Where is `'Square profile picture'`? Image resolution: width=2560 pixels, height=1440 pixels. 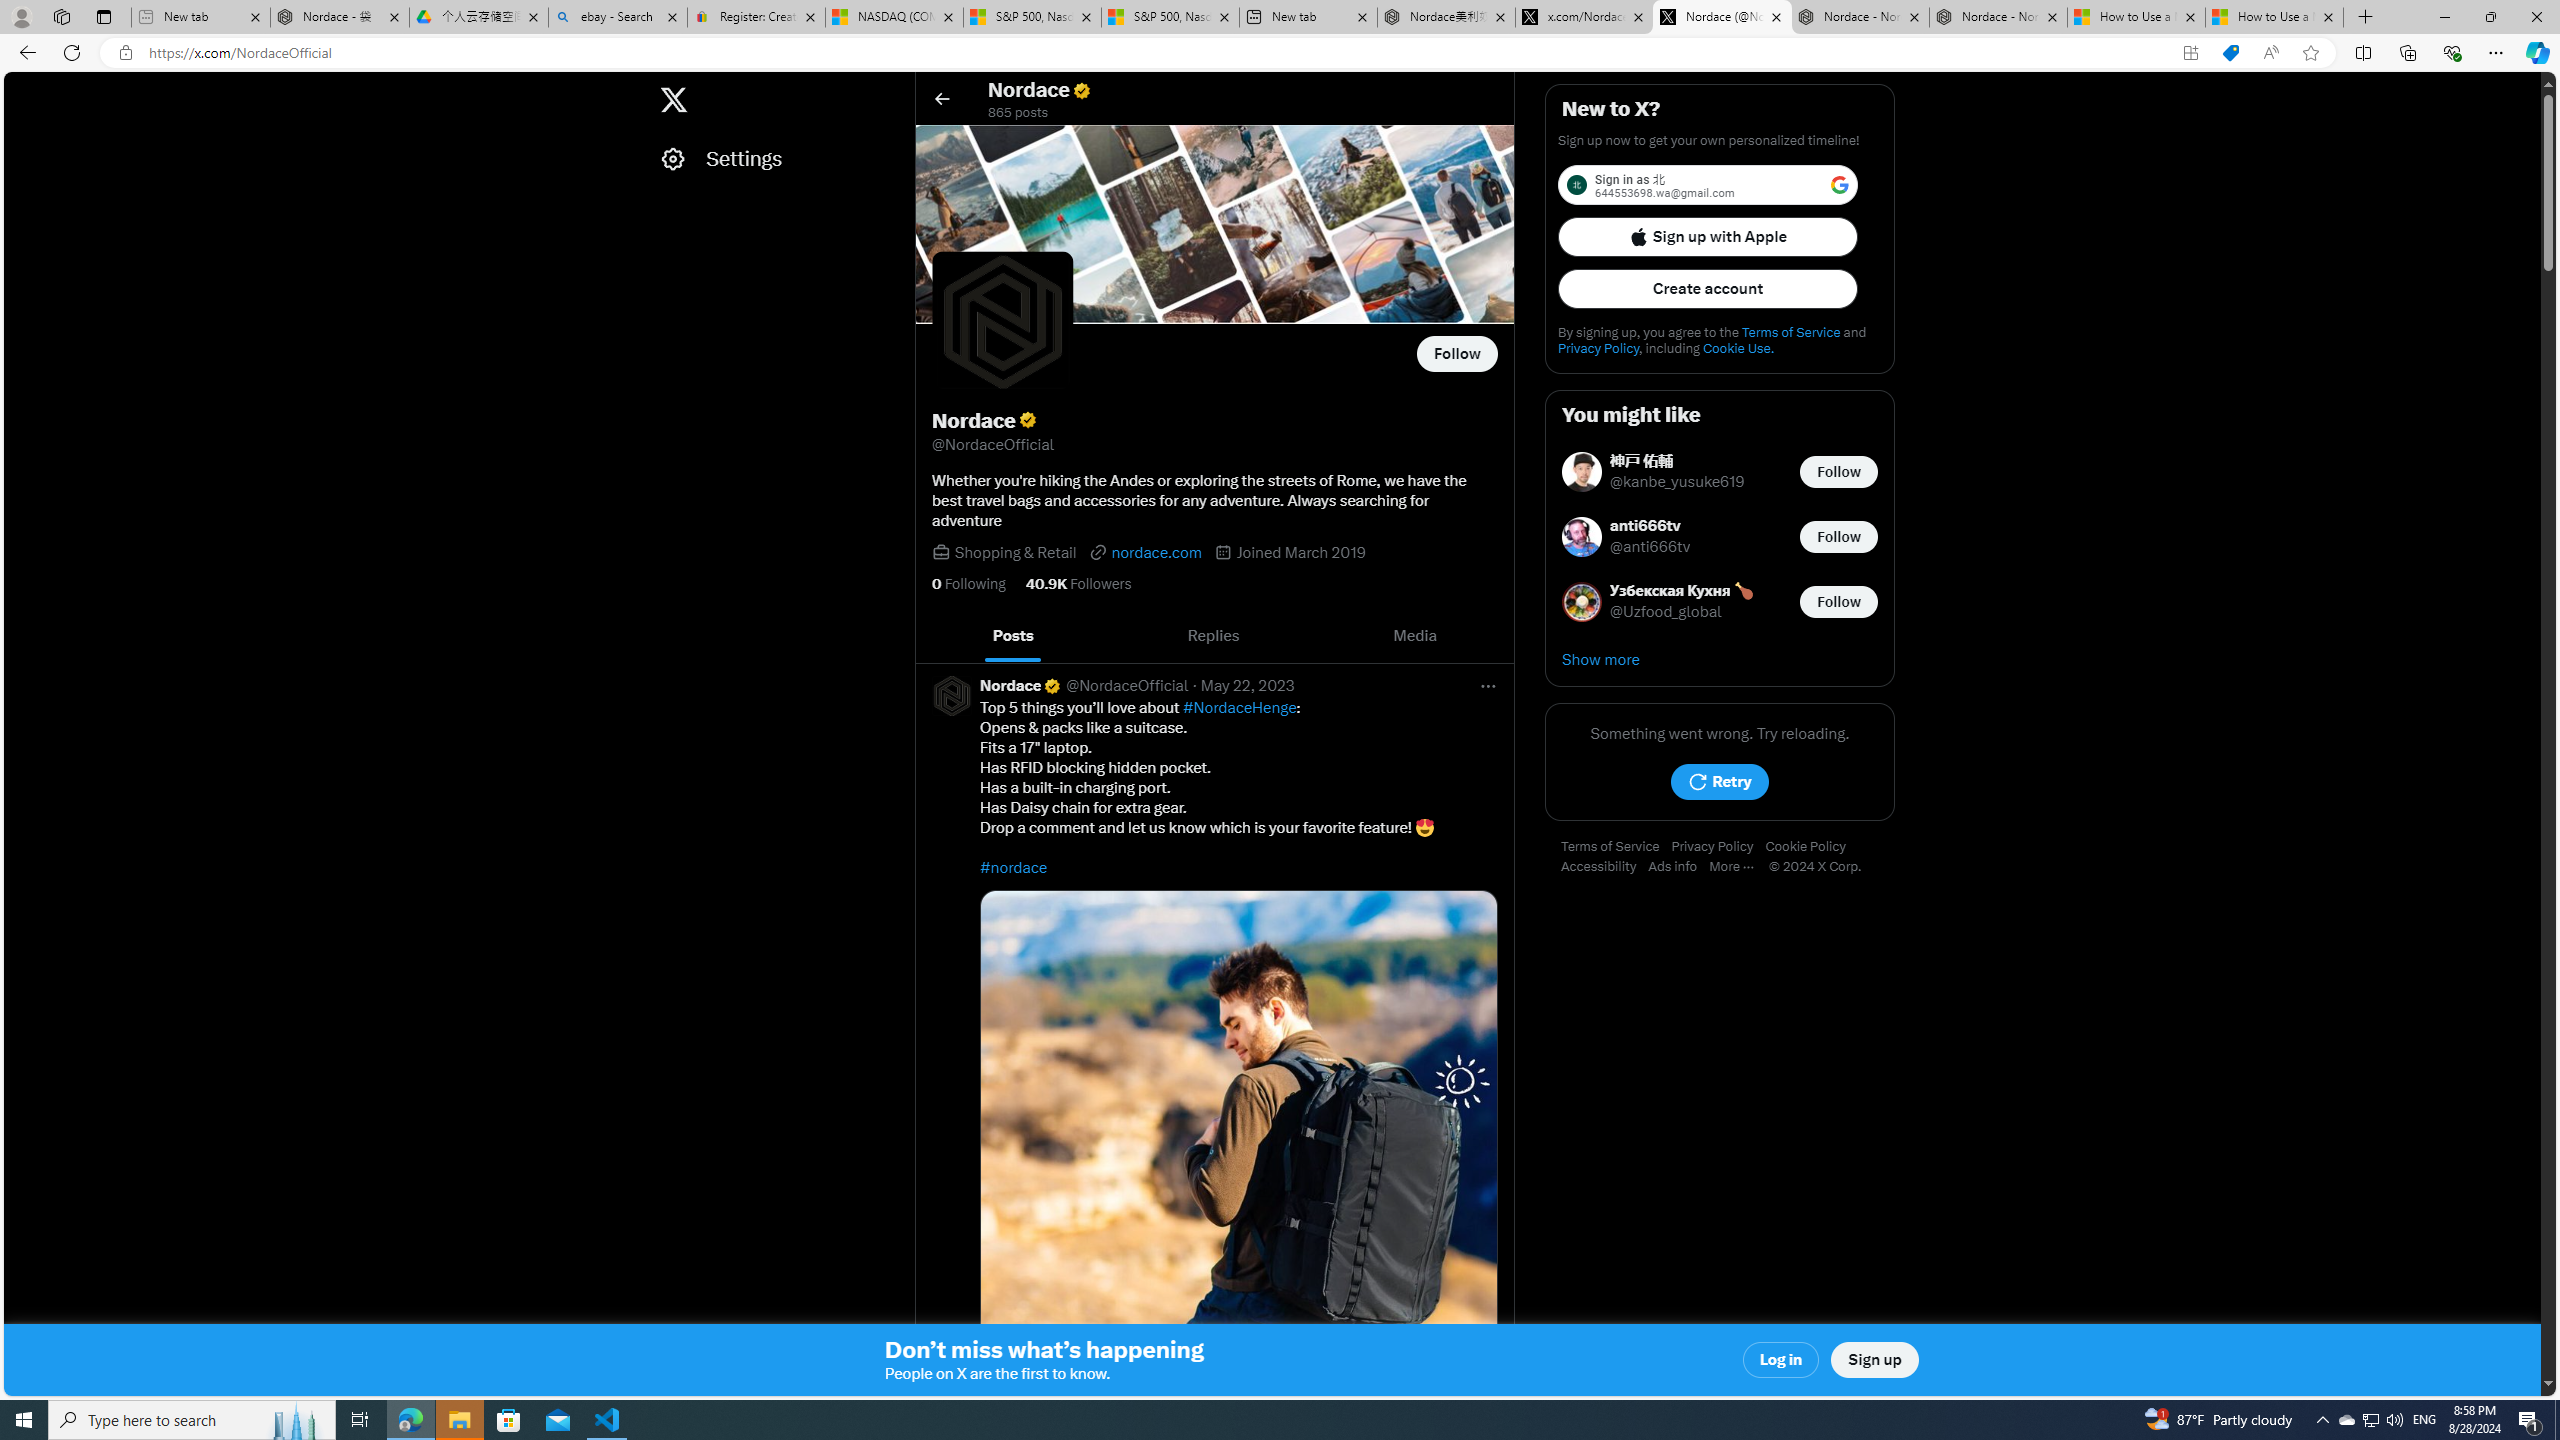 'Square profile picture' is located at coordinates (951, 694).